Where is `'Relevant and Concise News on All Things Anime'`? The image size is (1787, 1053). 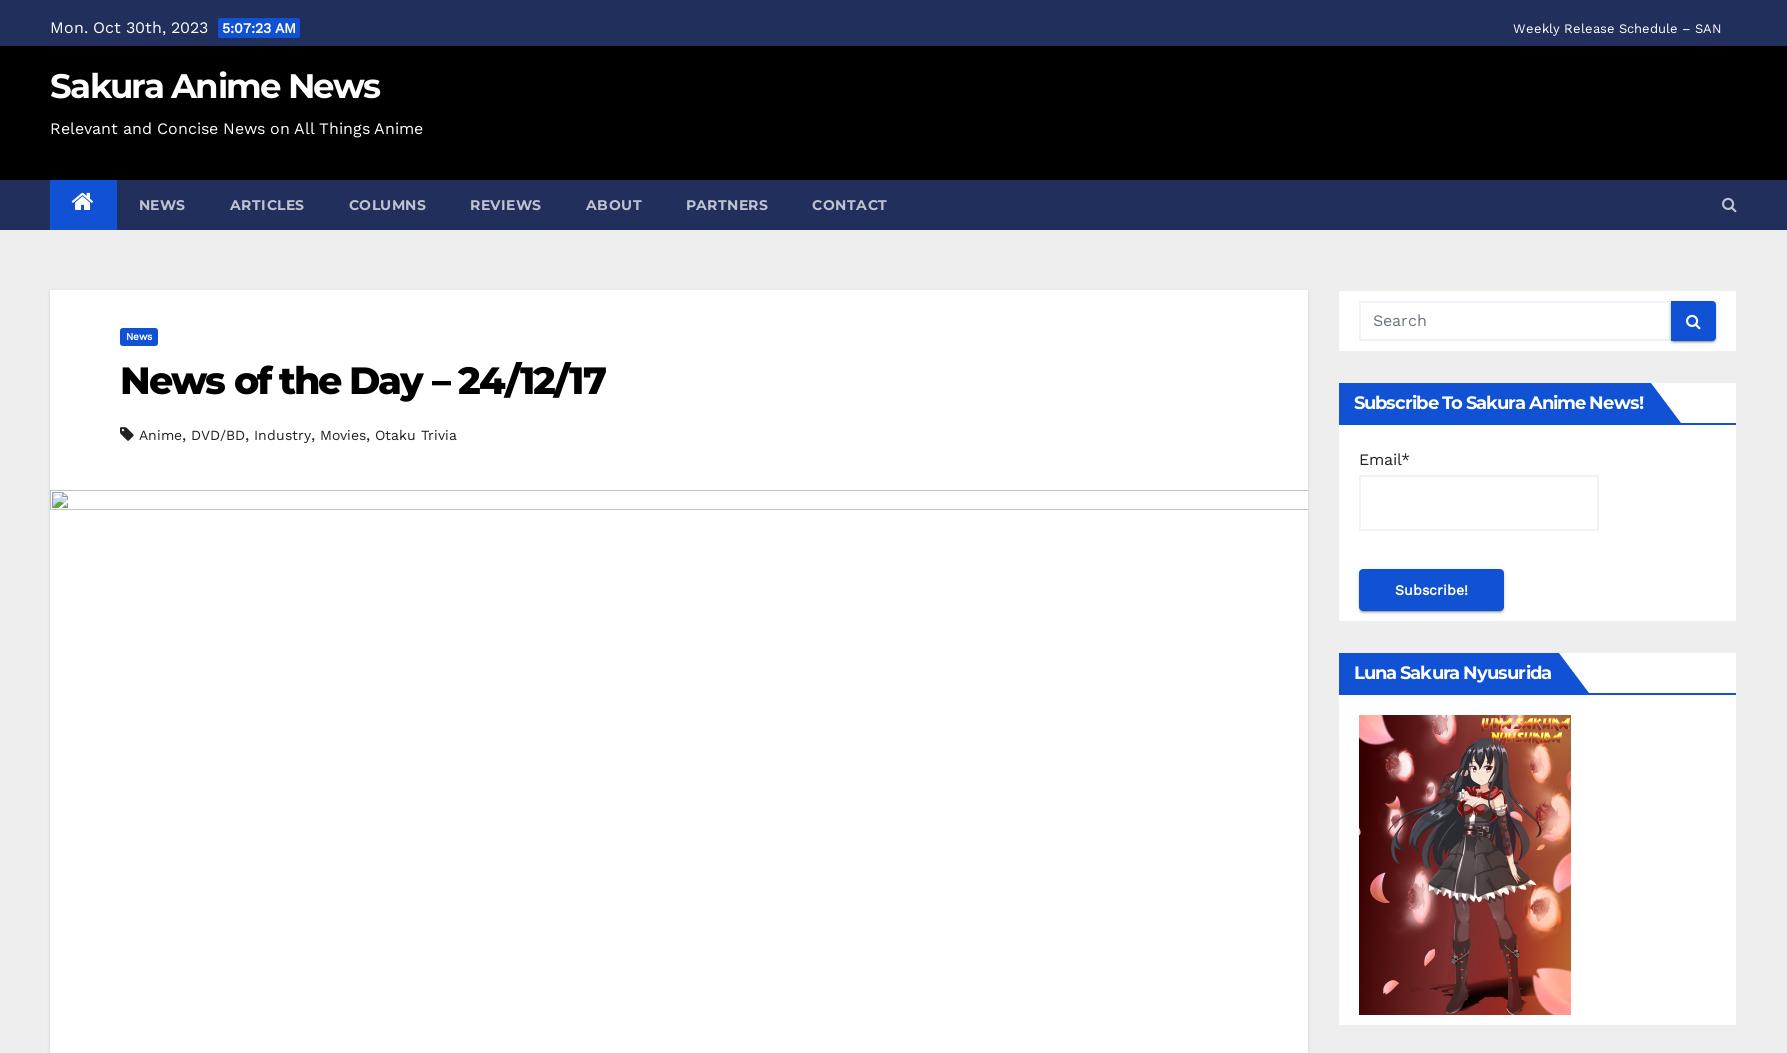 'Relevant and Concise News on All Things Anime' is located at coordinates (235, 128).